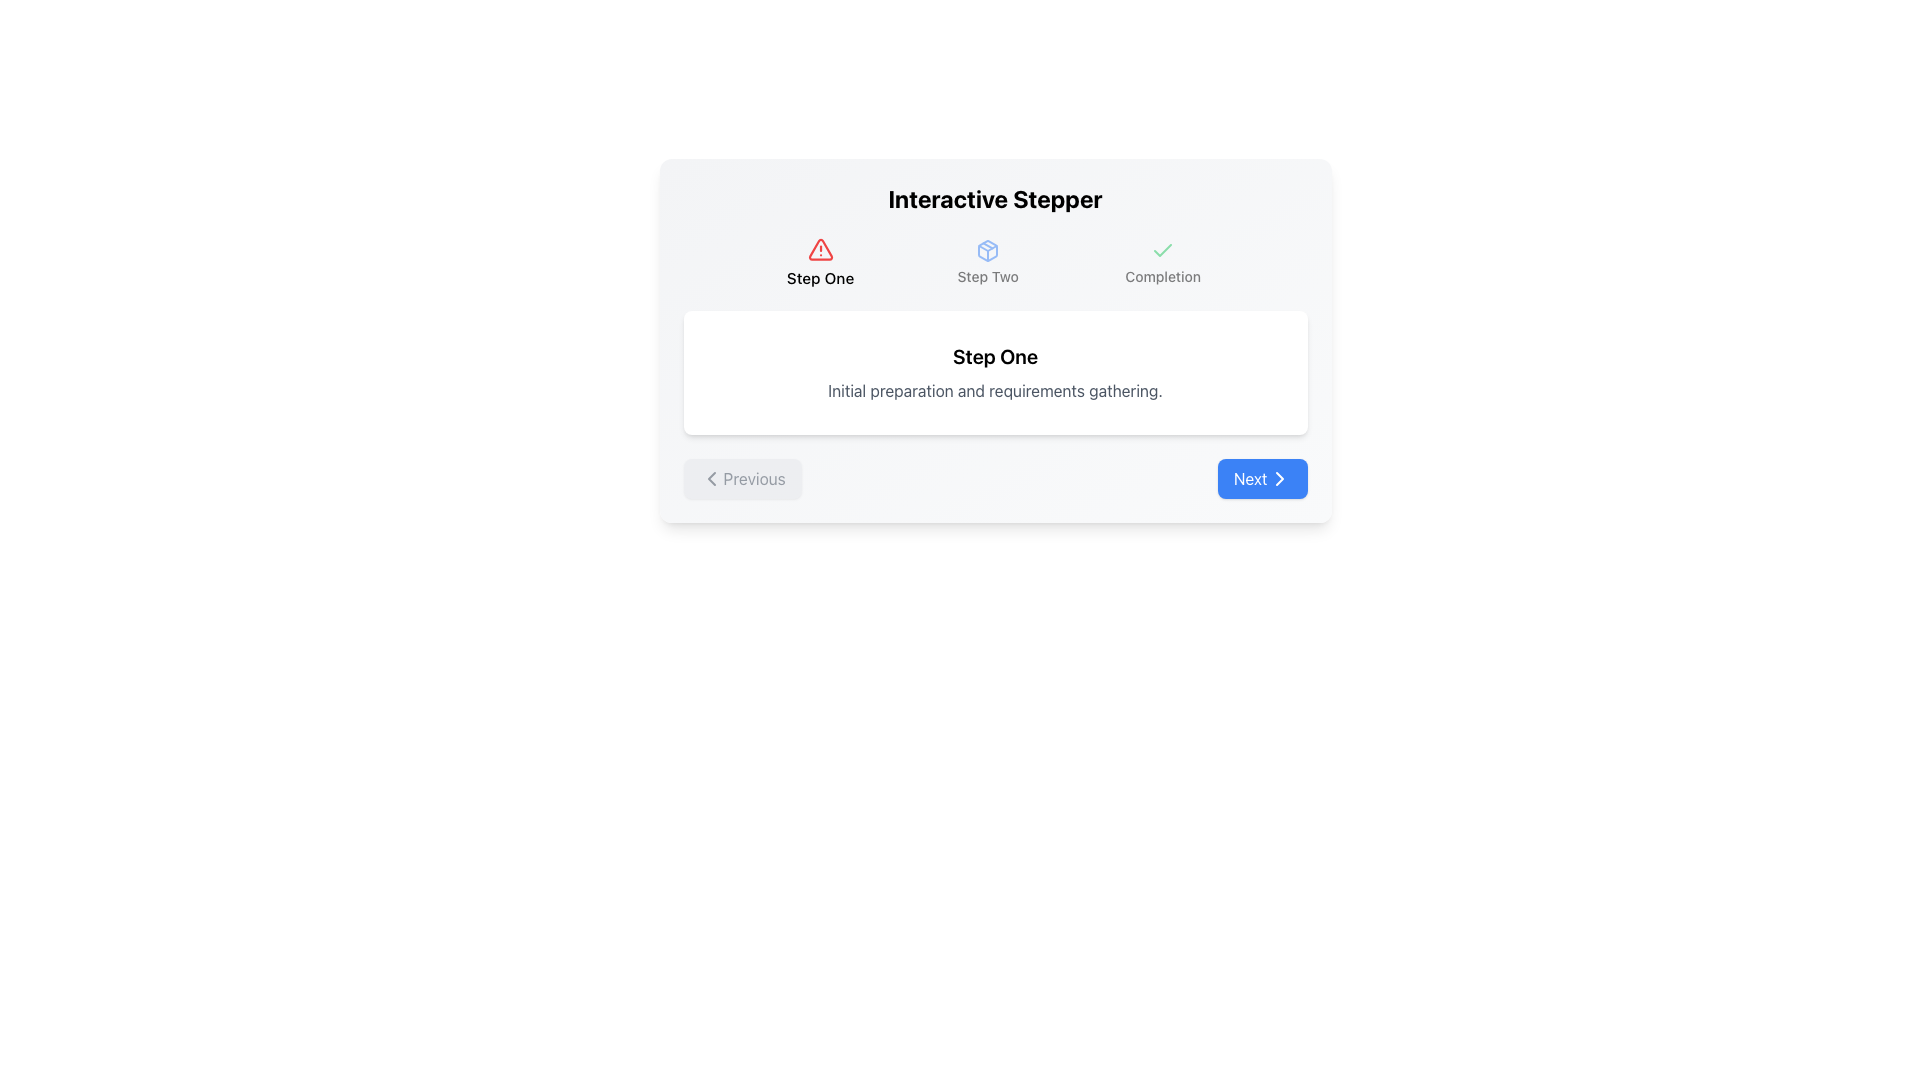 This screenshot has width=1920, height=1080. Describe the element at coordinates (1163, 261) in the screenshot. I see `text 'Completion' from the third step indicator element in the stepper component, which is located at the top-right section of the interface and features a green checkmark icon above it` at that location.